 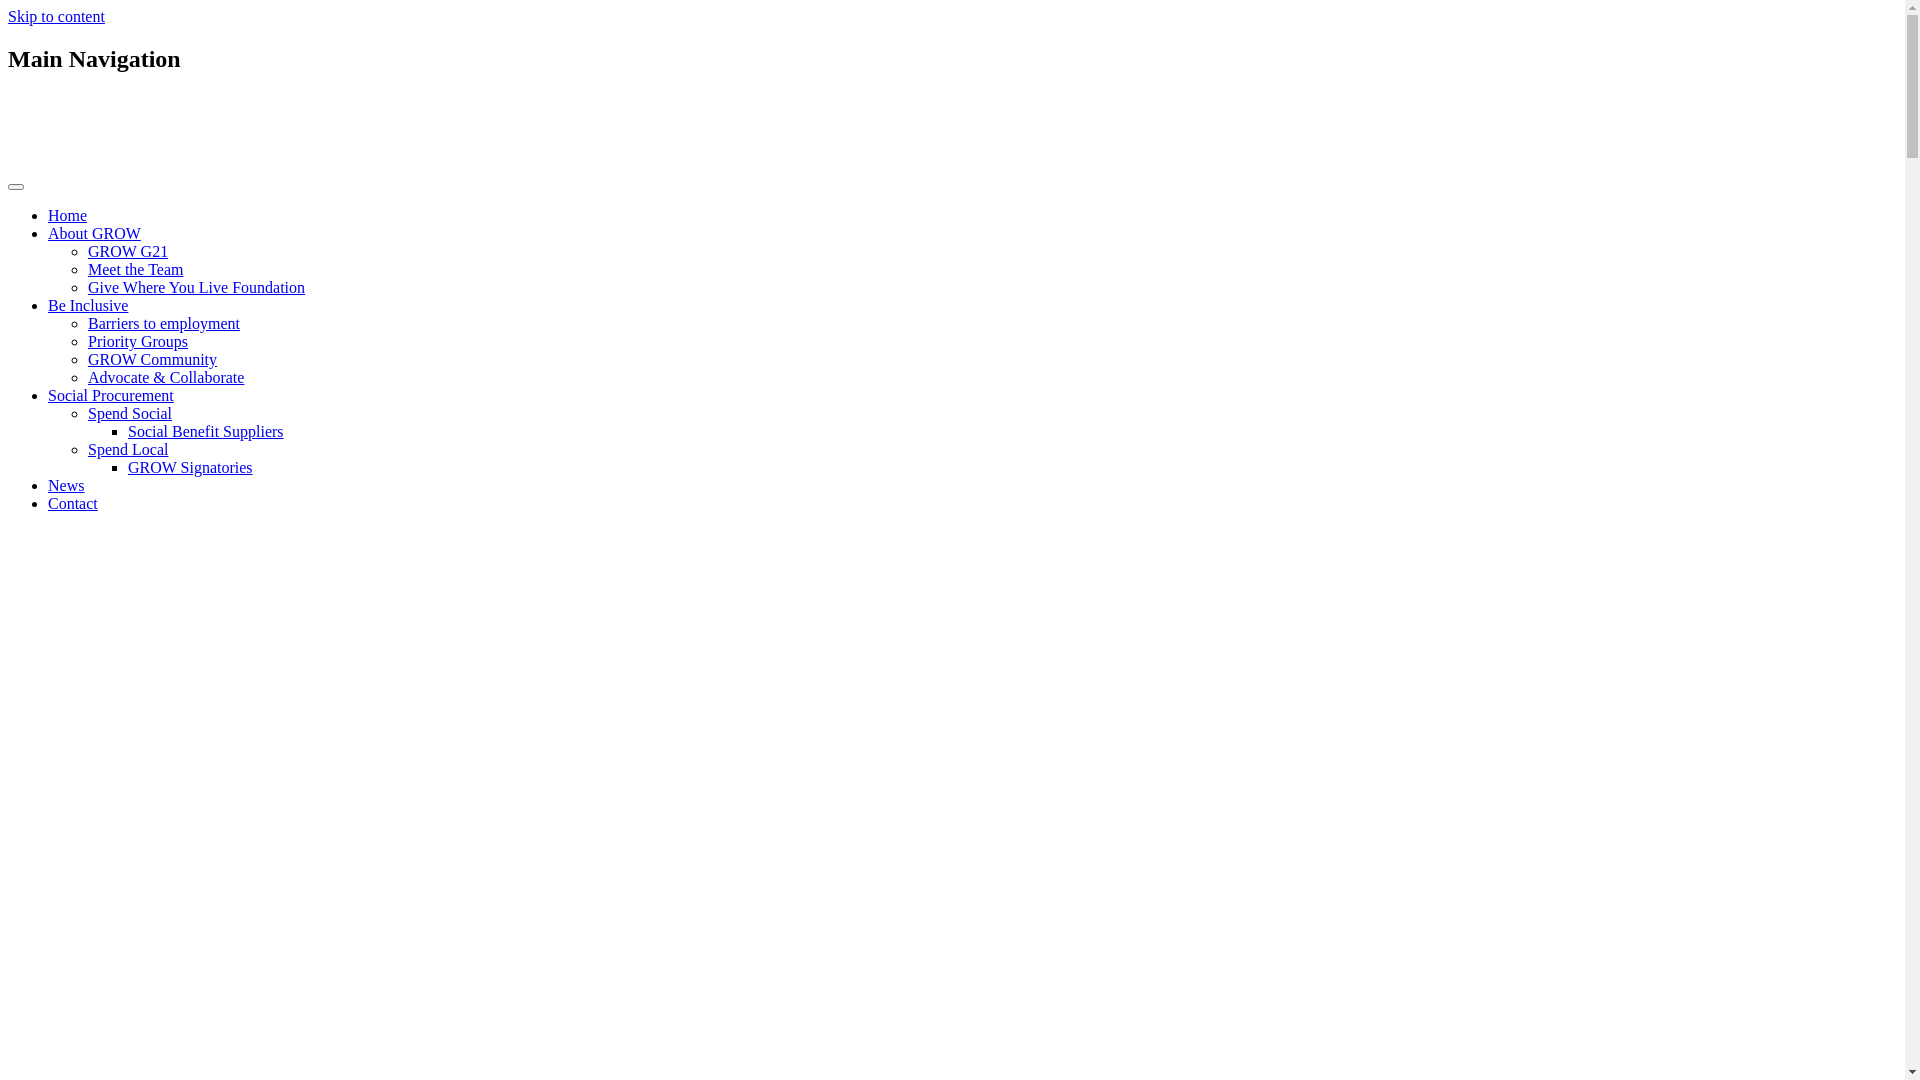 What do you see at coordinates (166, 377) in the screenshot?
I see `'Advocate & Collaborate'` at bounding box center [166, 377].